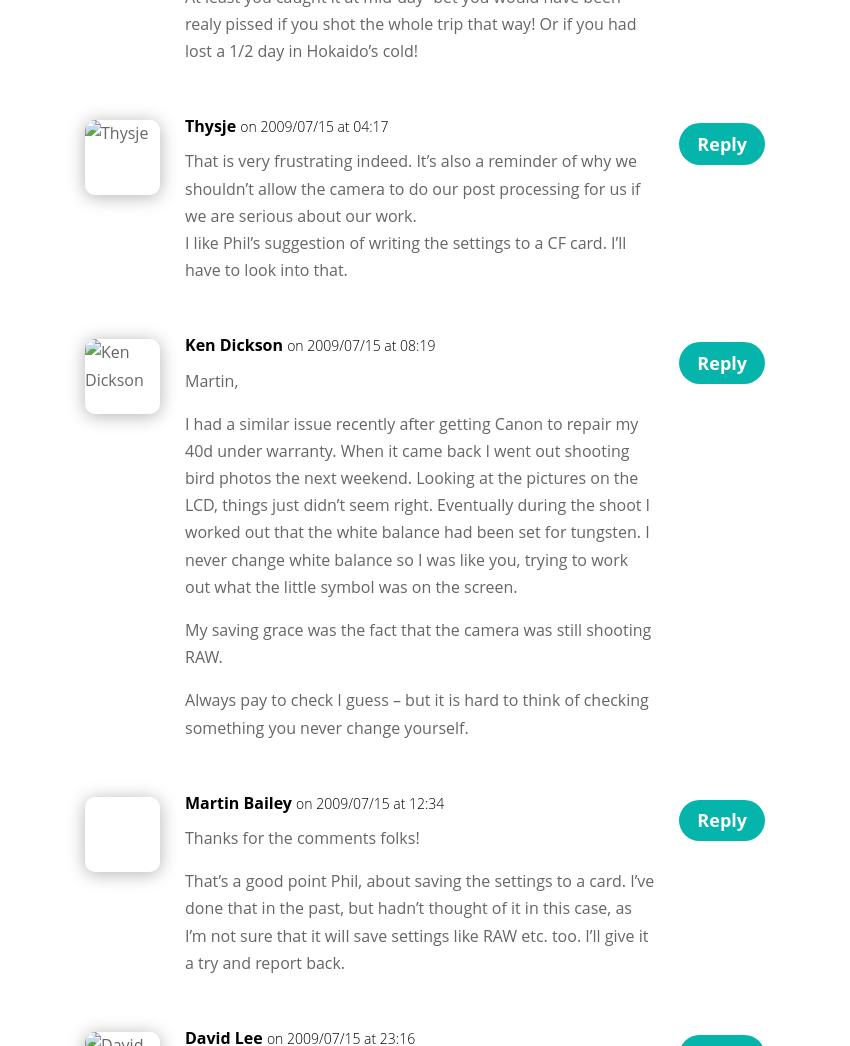 The image size is (850, 1046). What do you see at coordinates (359, 344) in the screenshot?
I see `'on 2009/07/15 at 08:19'` at bounding box center [359, 344].